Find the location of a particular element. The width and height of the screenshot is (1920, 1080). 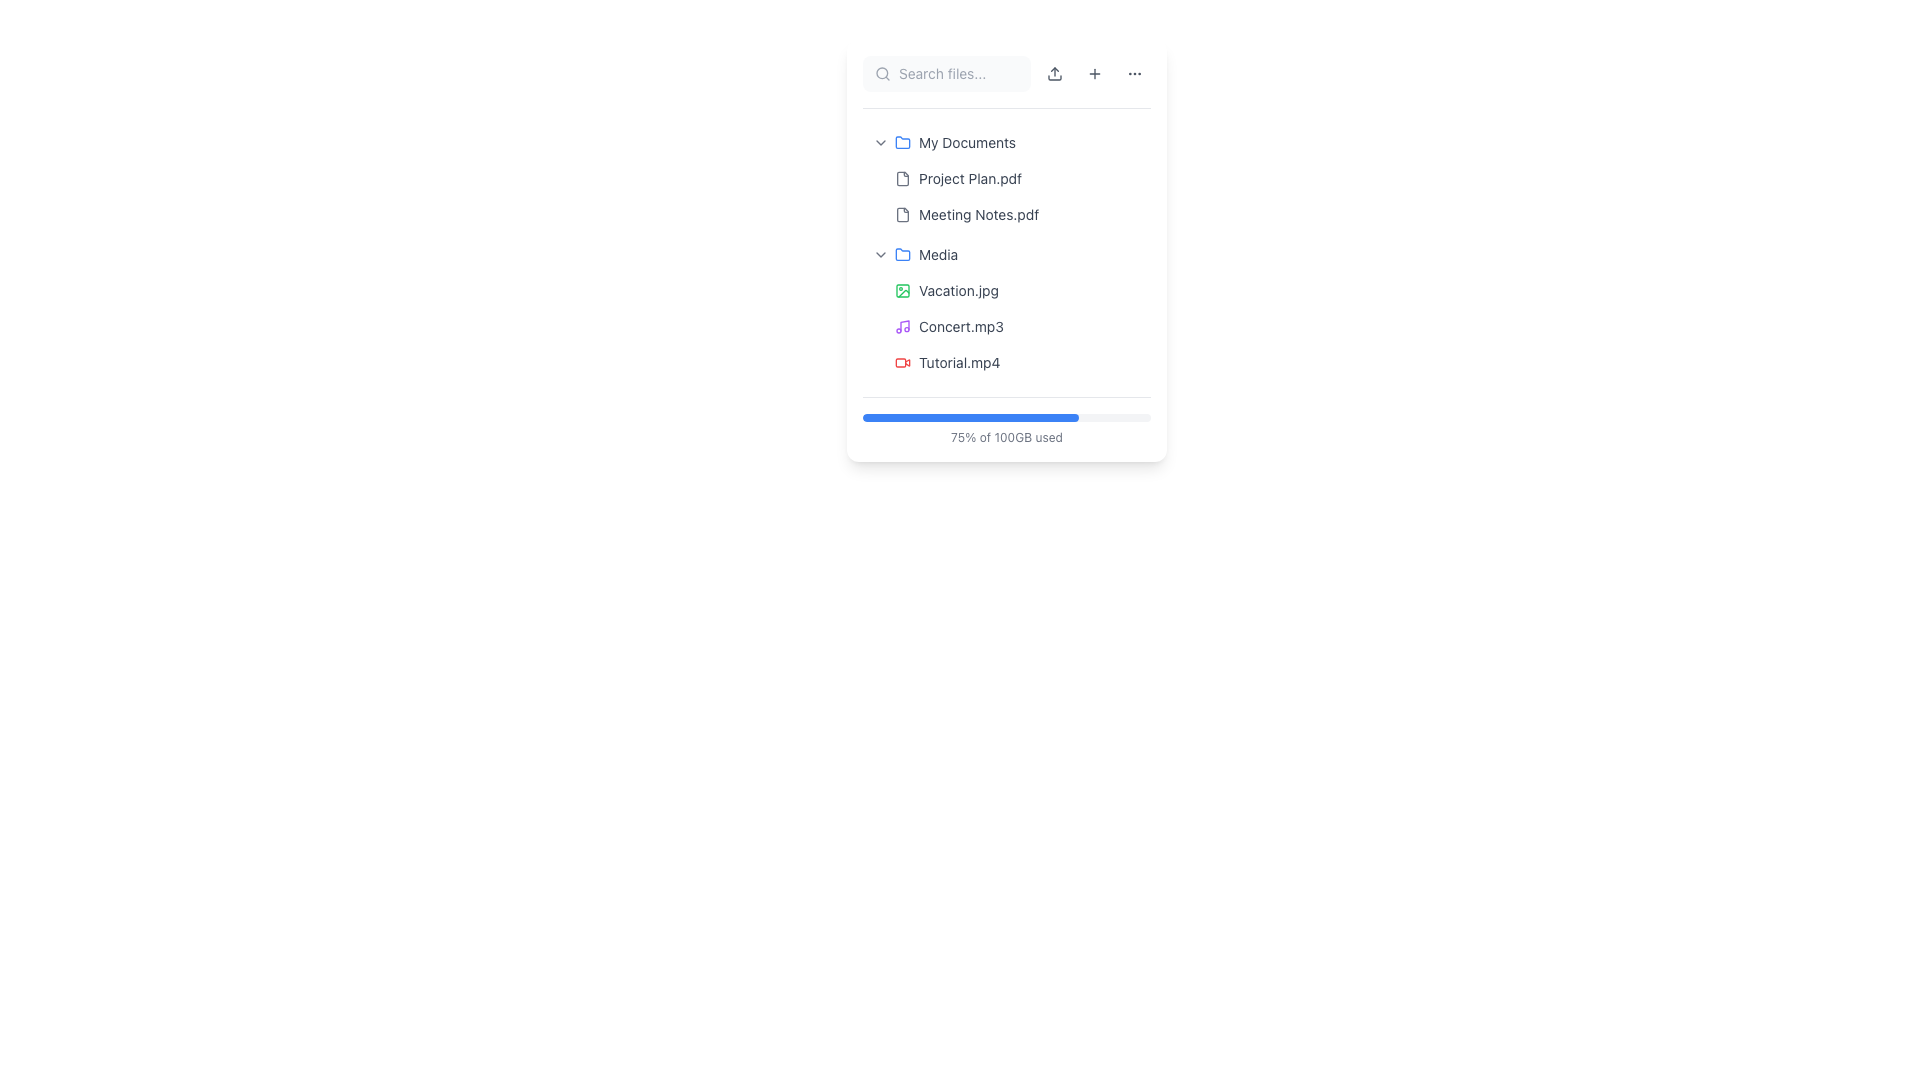

the document file icon located next to the text 'Project Plan.pdf' in the 'My Documents' section of the file management interface is located at coordinates (901, 177).